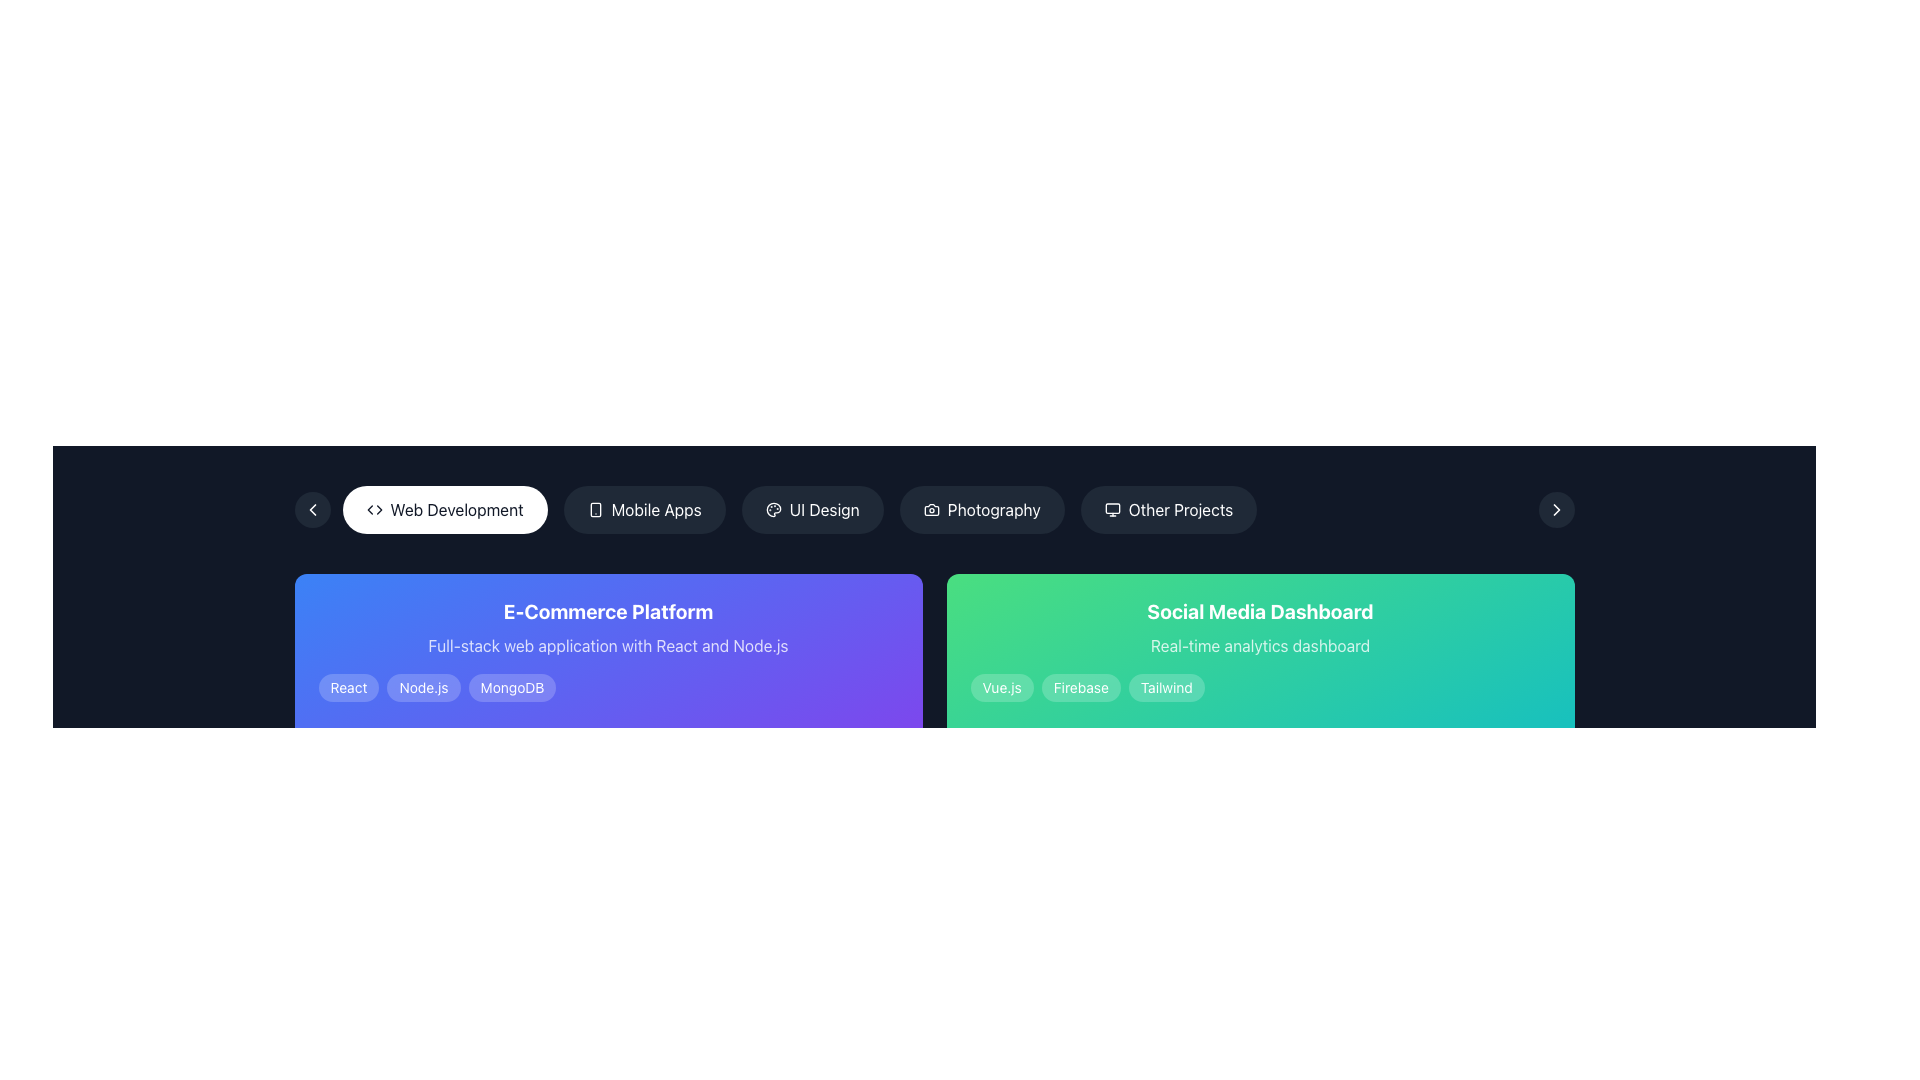  I want to click on the individual tags in the bottom section of the 'E-Commerce Platform' card to emphasize them, so click(607, 686).